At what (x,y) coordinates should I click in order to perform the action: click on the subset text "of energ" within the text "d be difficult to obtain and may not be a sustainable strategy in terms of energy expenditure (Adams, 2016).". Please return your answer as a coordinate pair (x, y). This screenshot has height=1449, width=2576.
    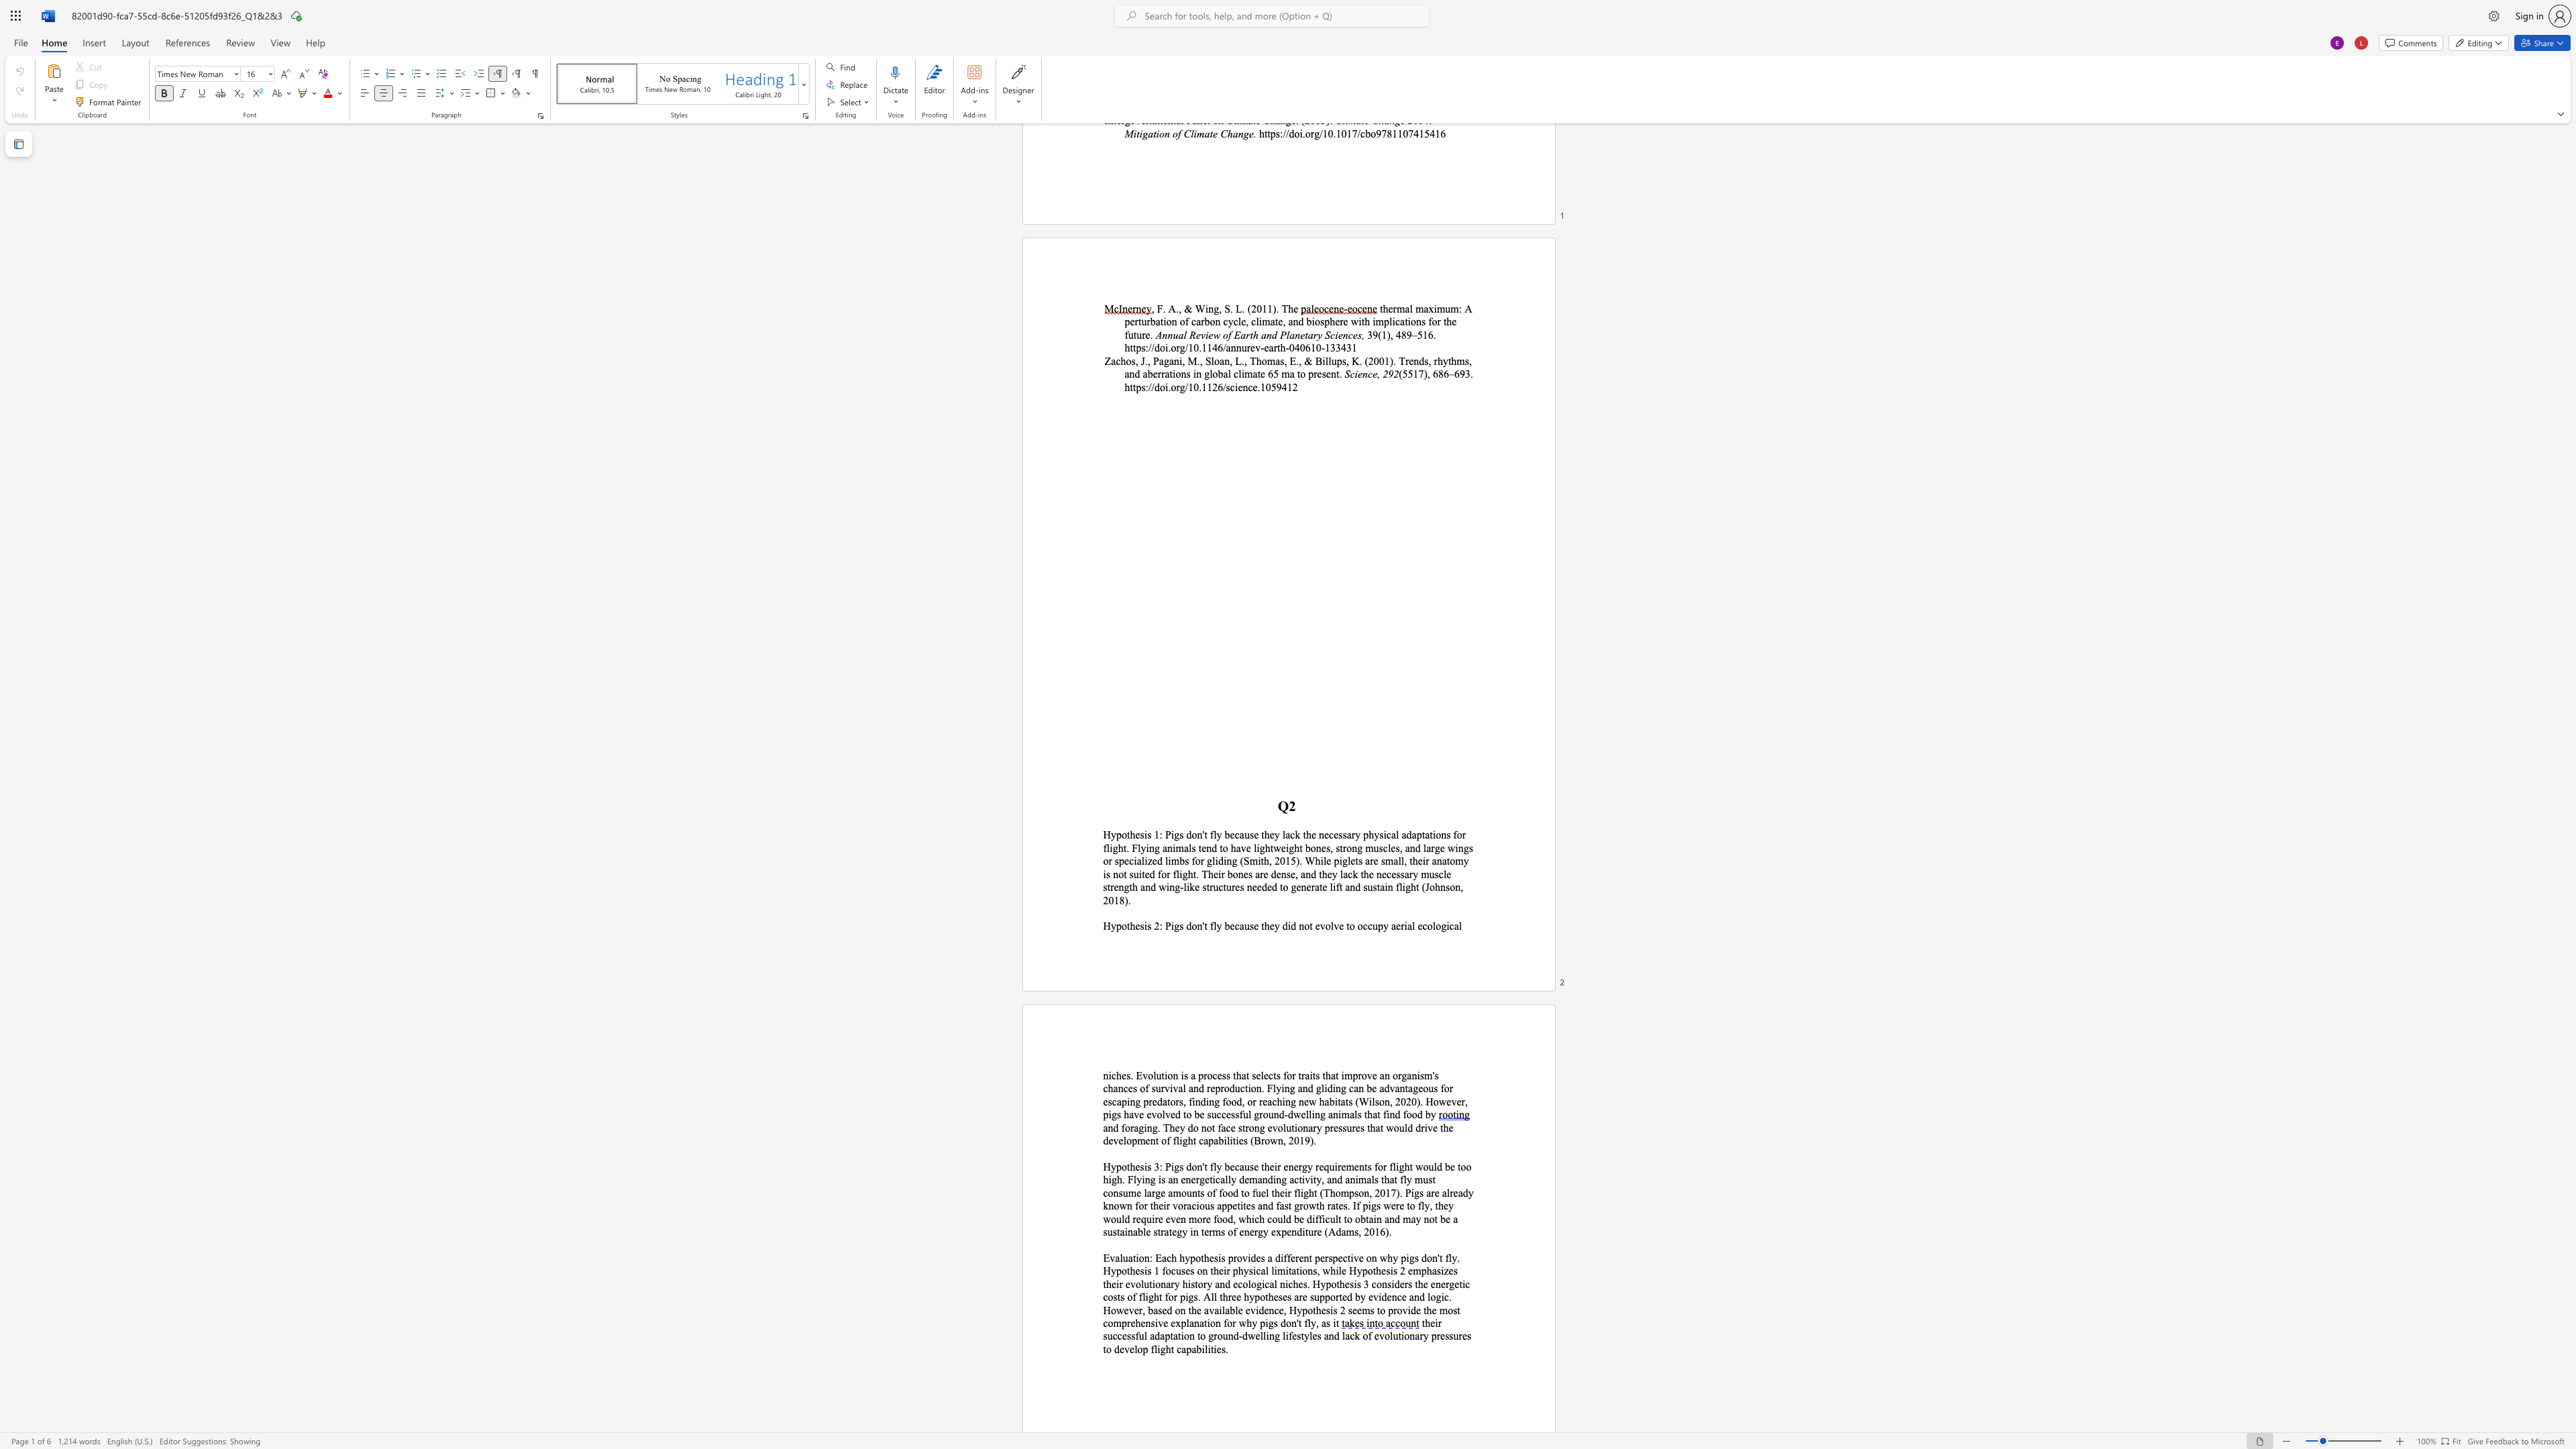
    Looking at the image, I should click on (1227, 1231).